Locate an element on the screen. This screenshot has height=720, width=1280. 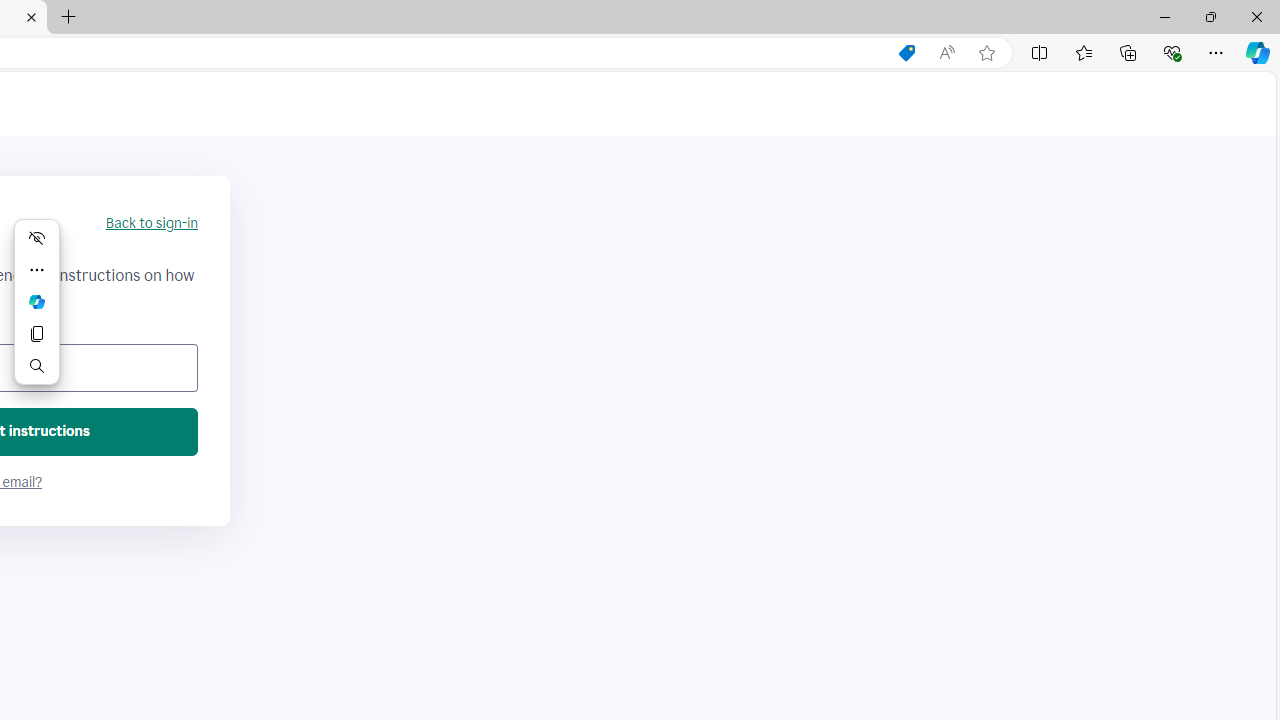
'Hide menu' is located at coordinates (37, 236).